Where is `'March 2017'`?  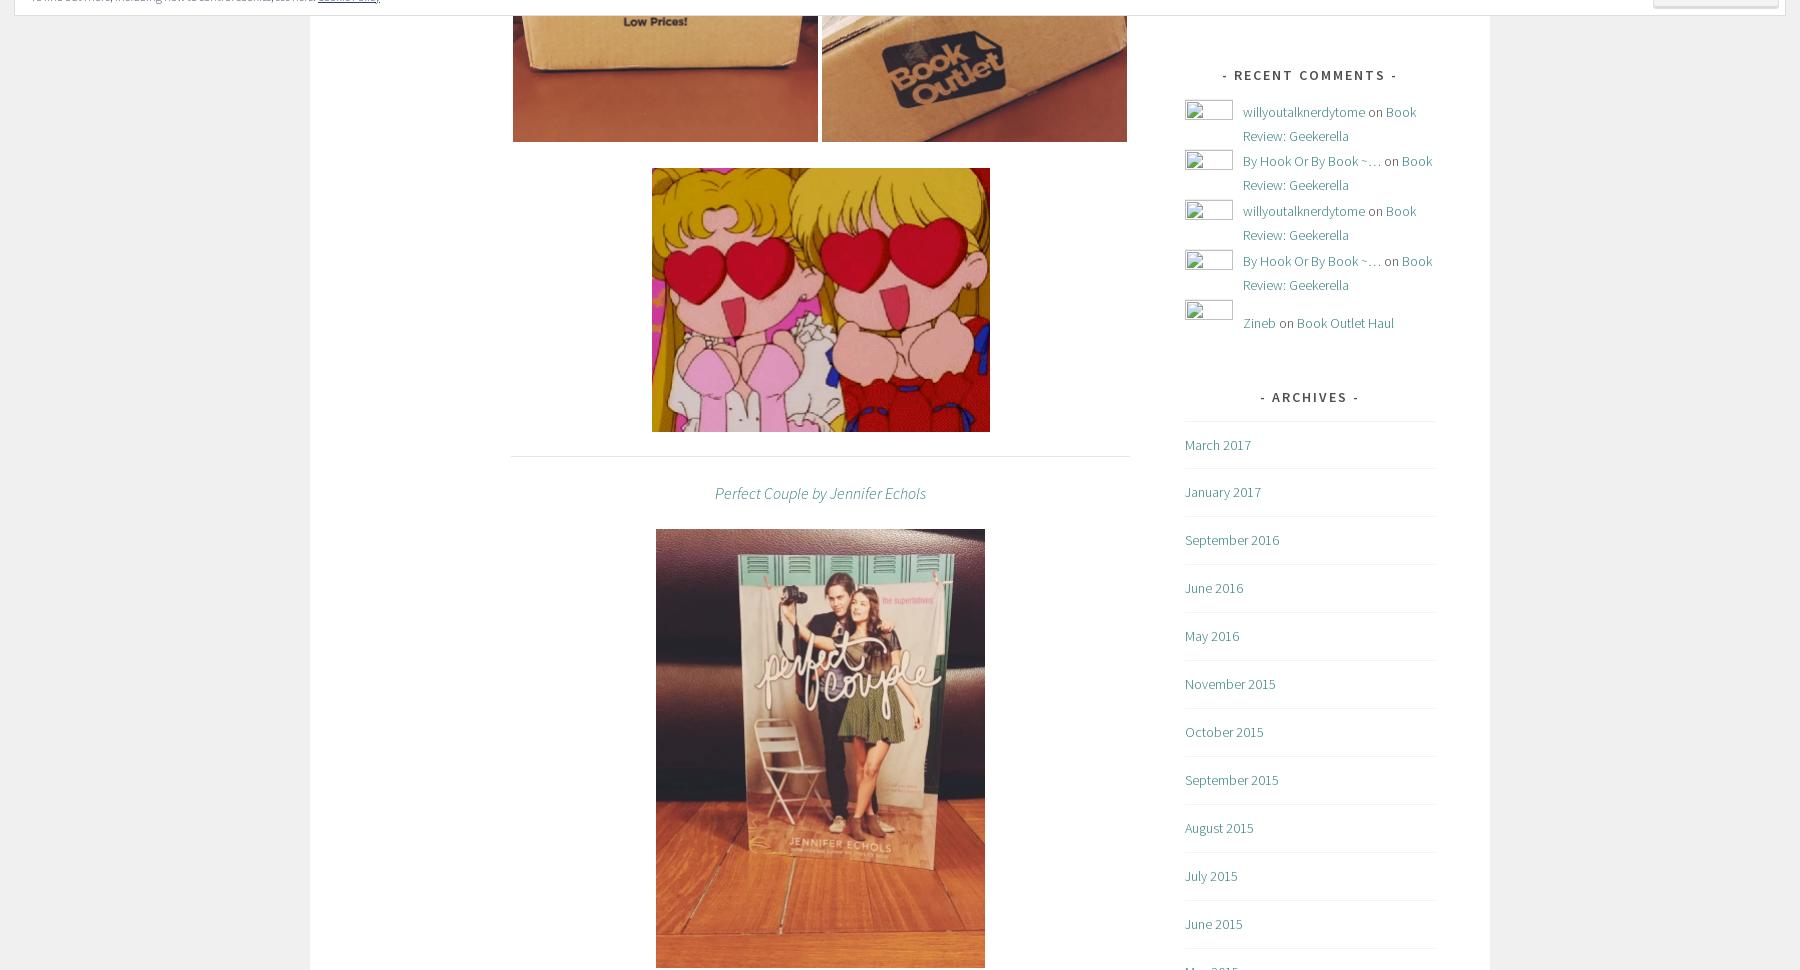 'March 2017' is located at coordinates (1217, 442).